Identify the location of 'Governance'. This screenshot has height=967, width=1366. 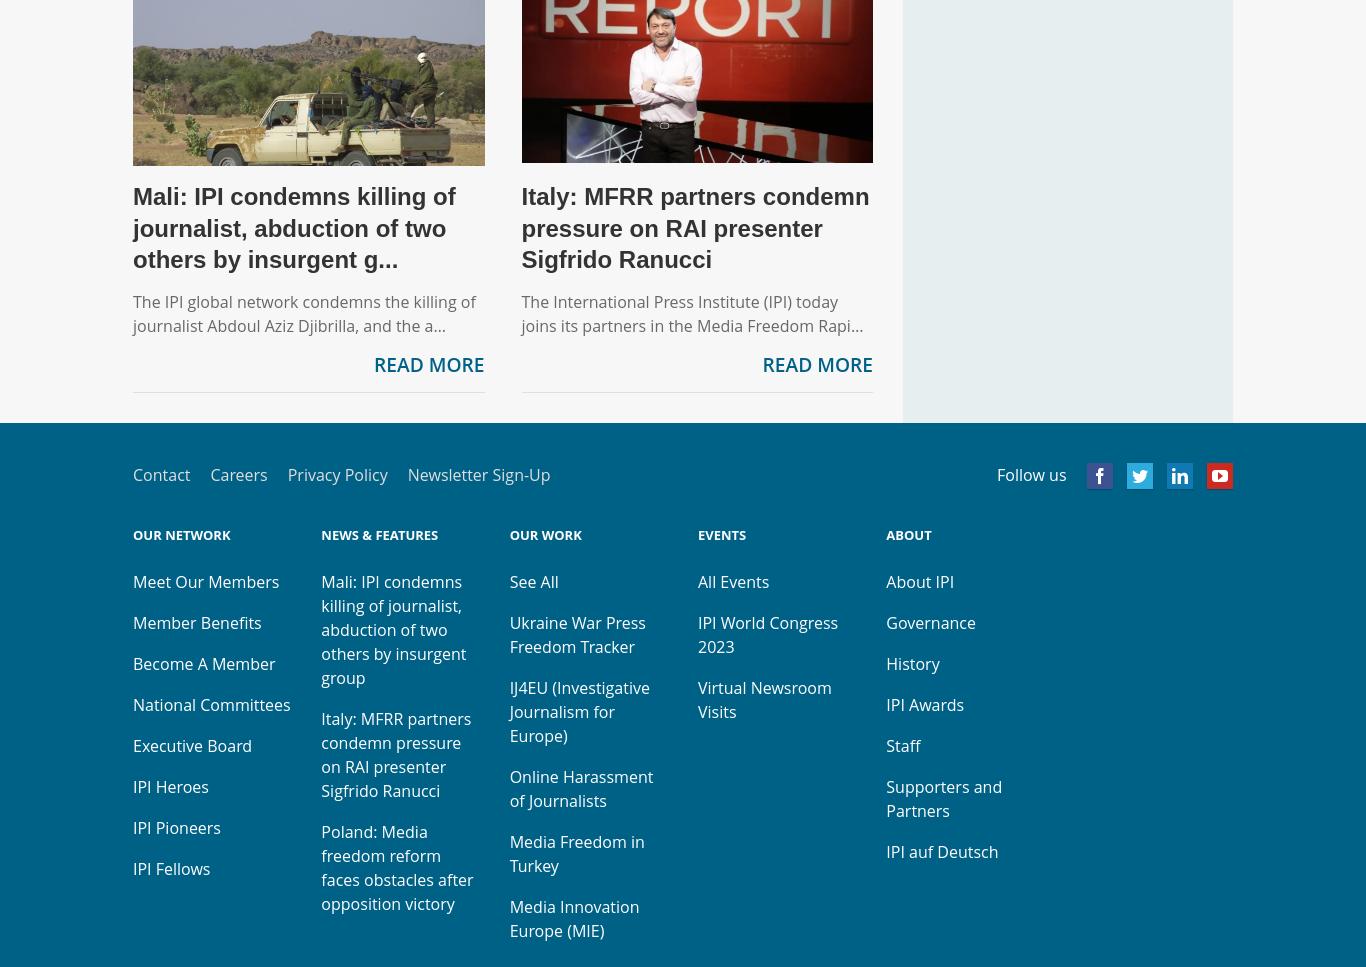
(884, 623).